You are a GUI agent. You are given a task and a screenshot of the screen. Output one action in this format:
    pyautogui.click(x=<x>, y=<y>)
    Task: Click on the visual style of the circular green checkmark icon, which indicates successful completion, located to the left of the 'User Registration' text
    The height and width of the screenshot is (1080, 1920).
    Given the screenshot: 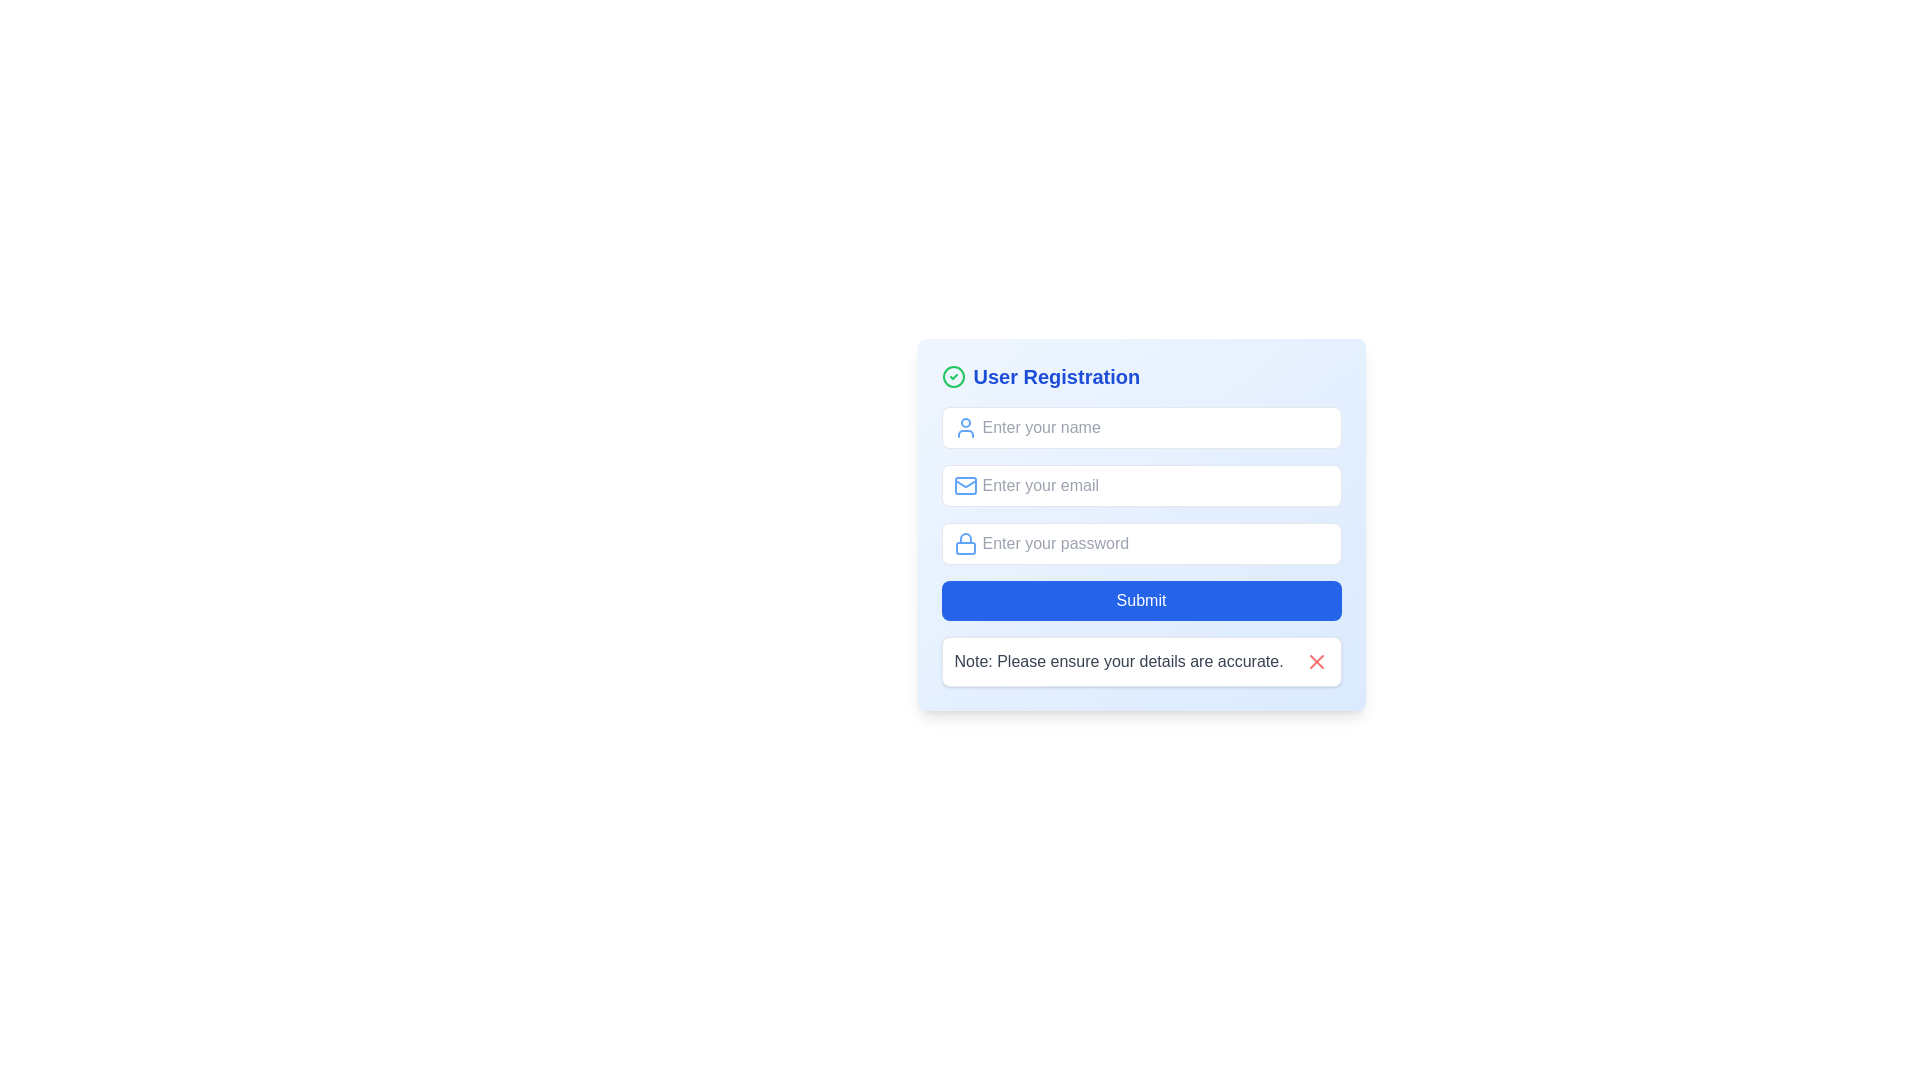 What is the action you would take?
    pyautogui.click(x=952, y=377)
    